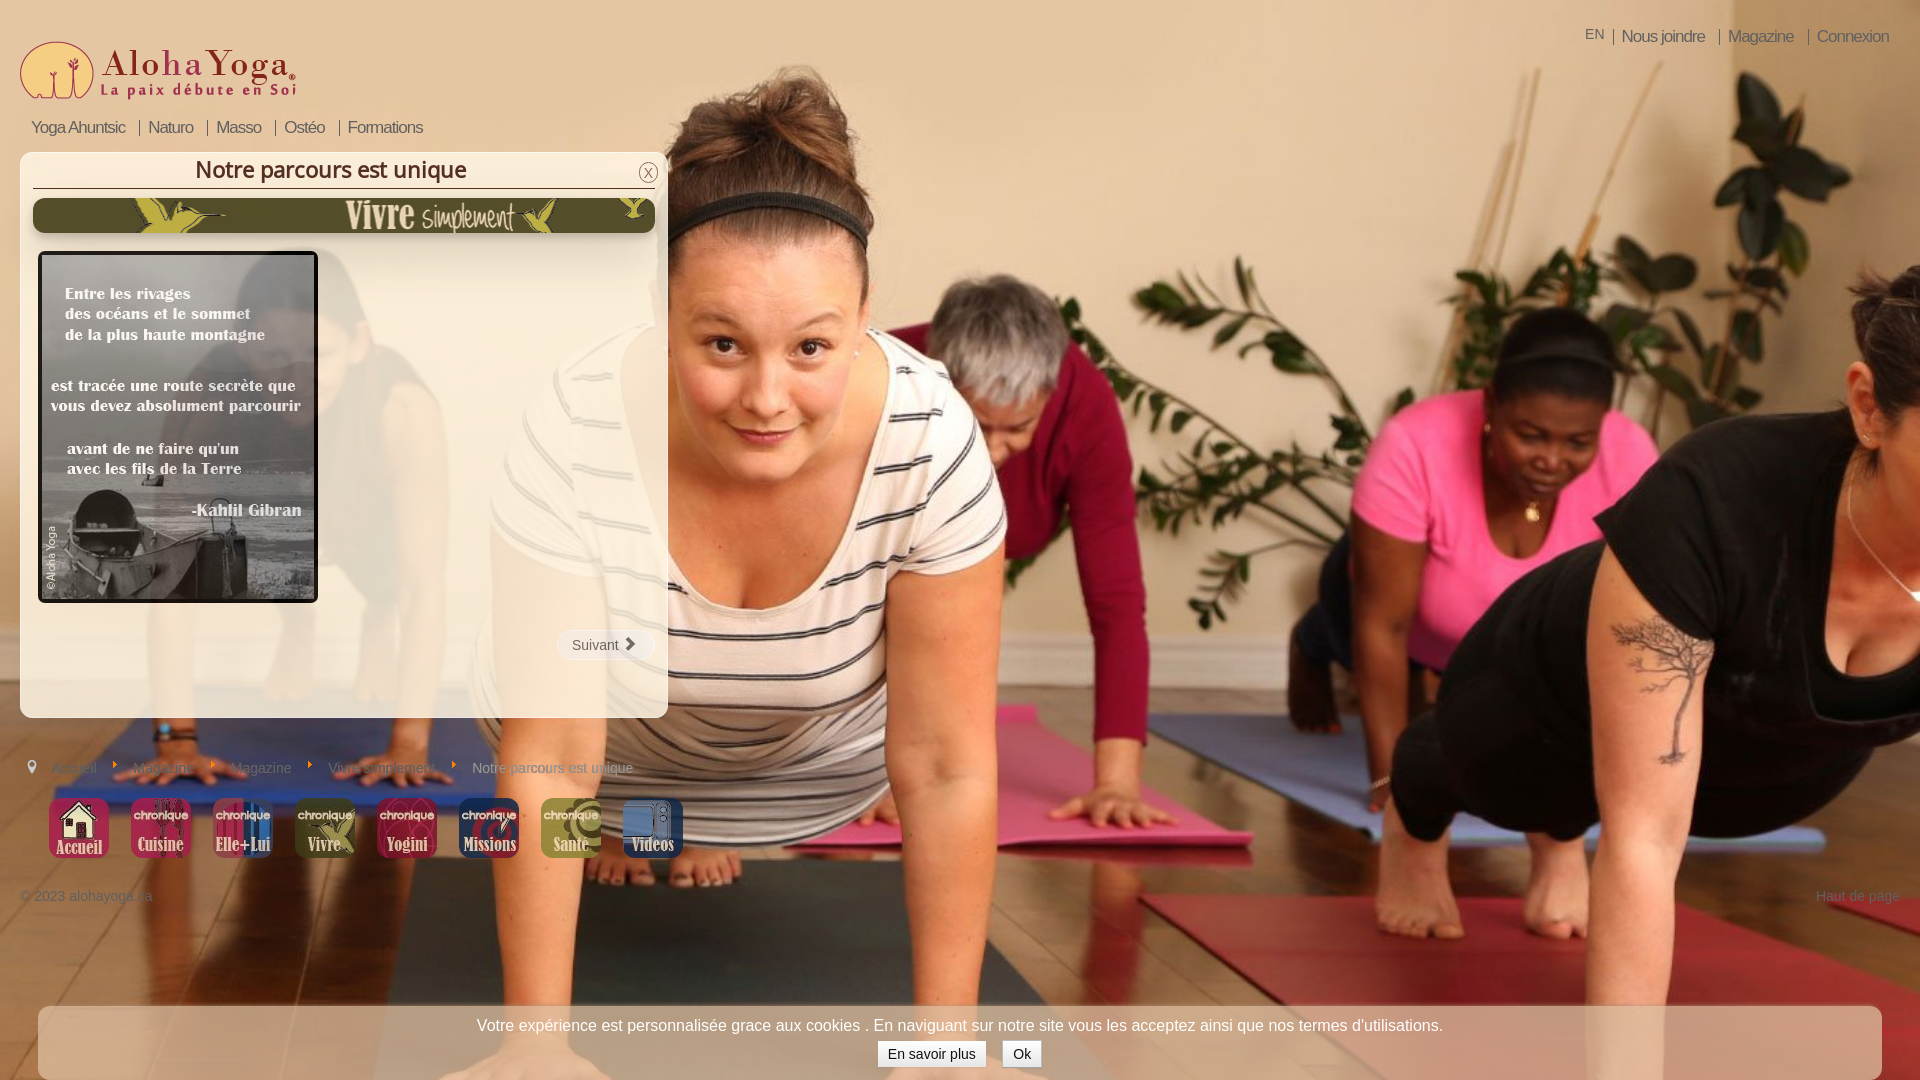 This screenshot has height=1080, width=1920. Describe the element at coordinates (1856, 894) in the screenshot. I see `'Haut de page'` at that location.